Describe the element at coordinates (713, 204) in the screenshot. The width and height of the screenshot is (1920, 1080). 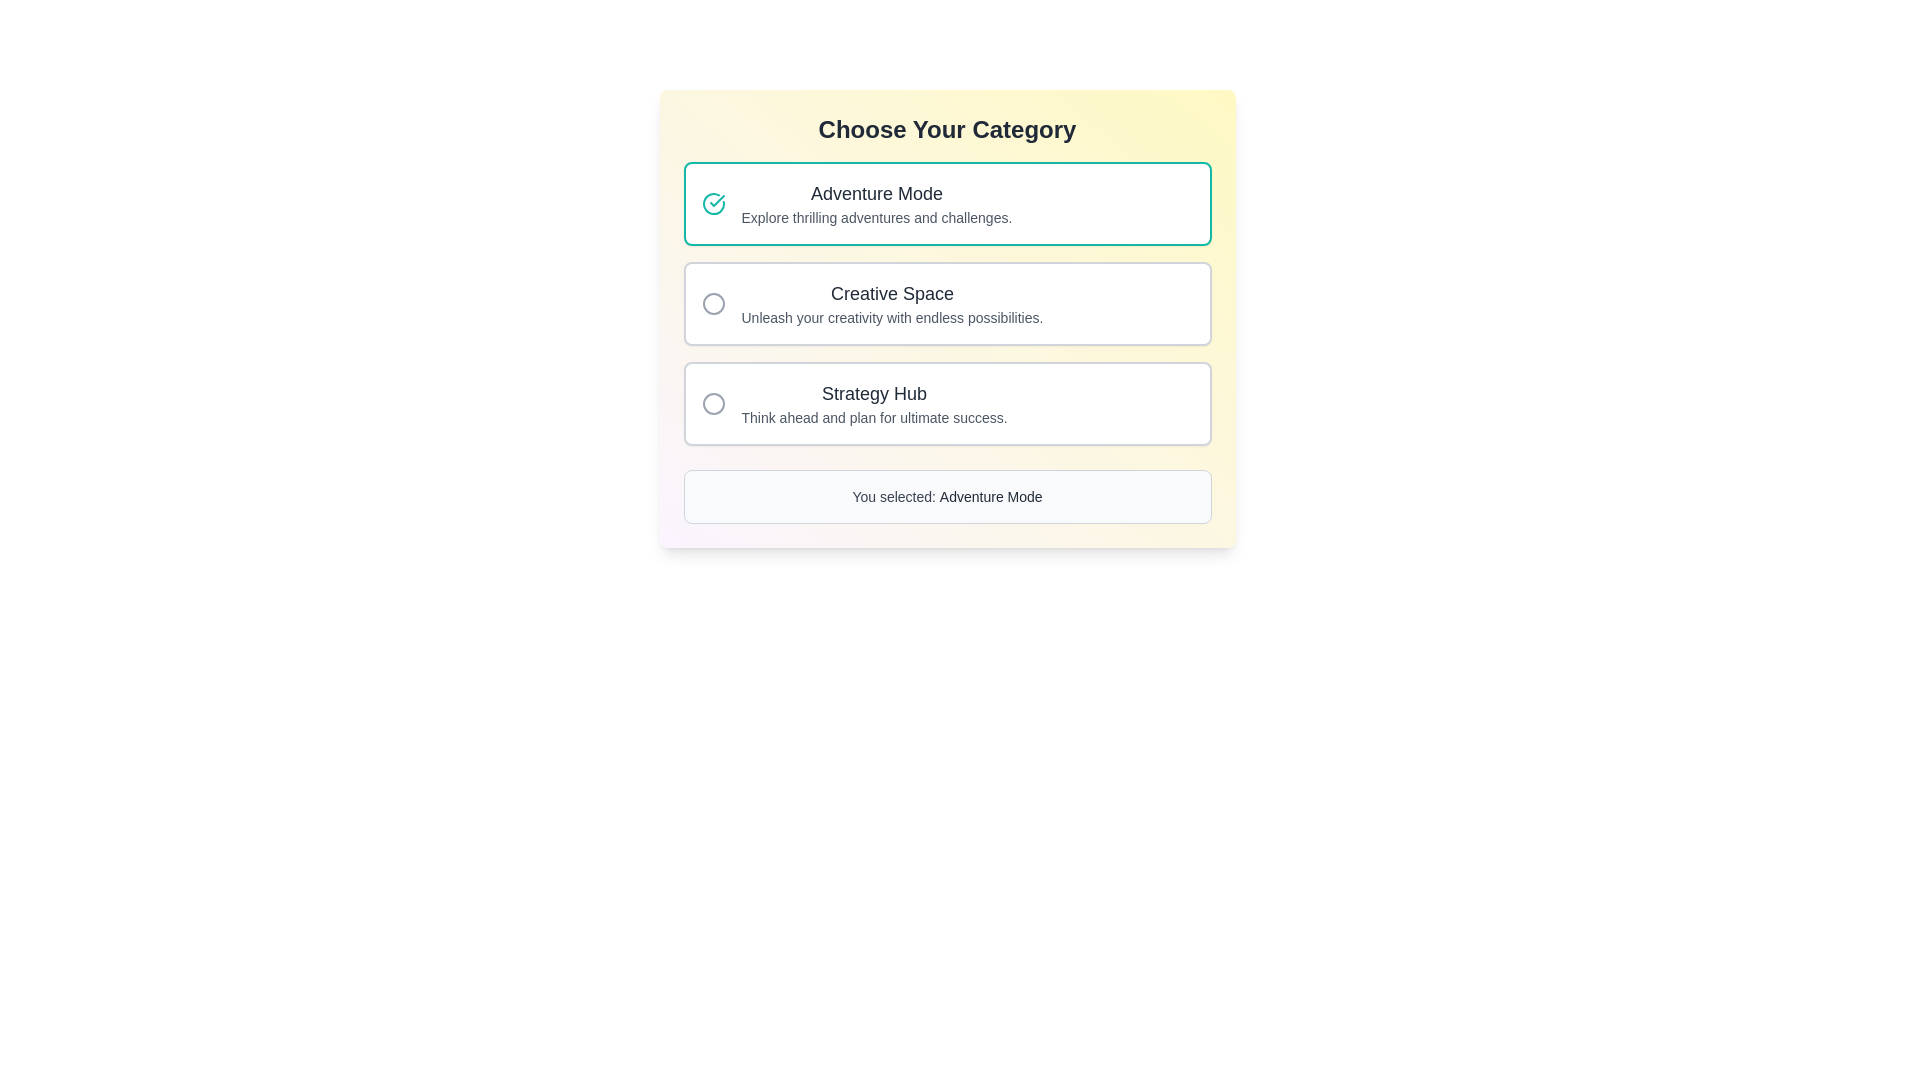
I see `the circular checkmark icon indicating the selection of 'Adventure Mode', located in the top left corner of the first card` at that location.